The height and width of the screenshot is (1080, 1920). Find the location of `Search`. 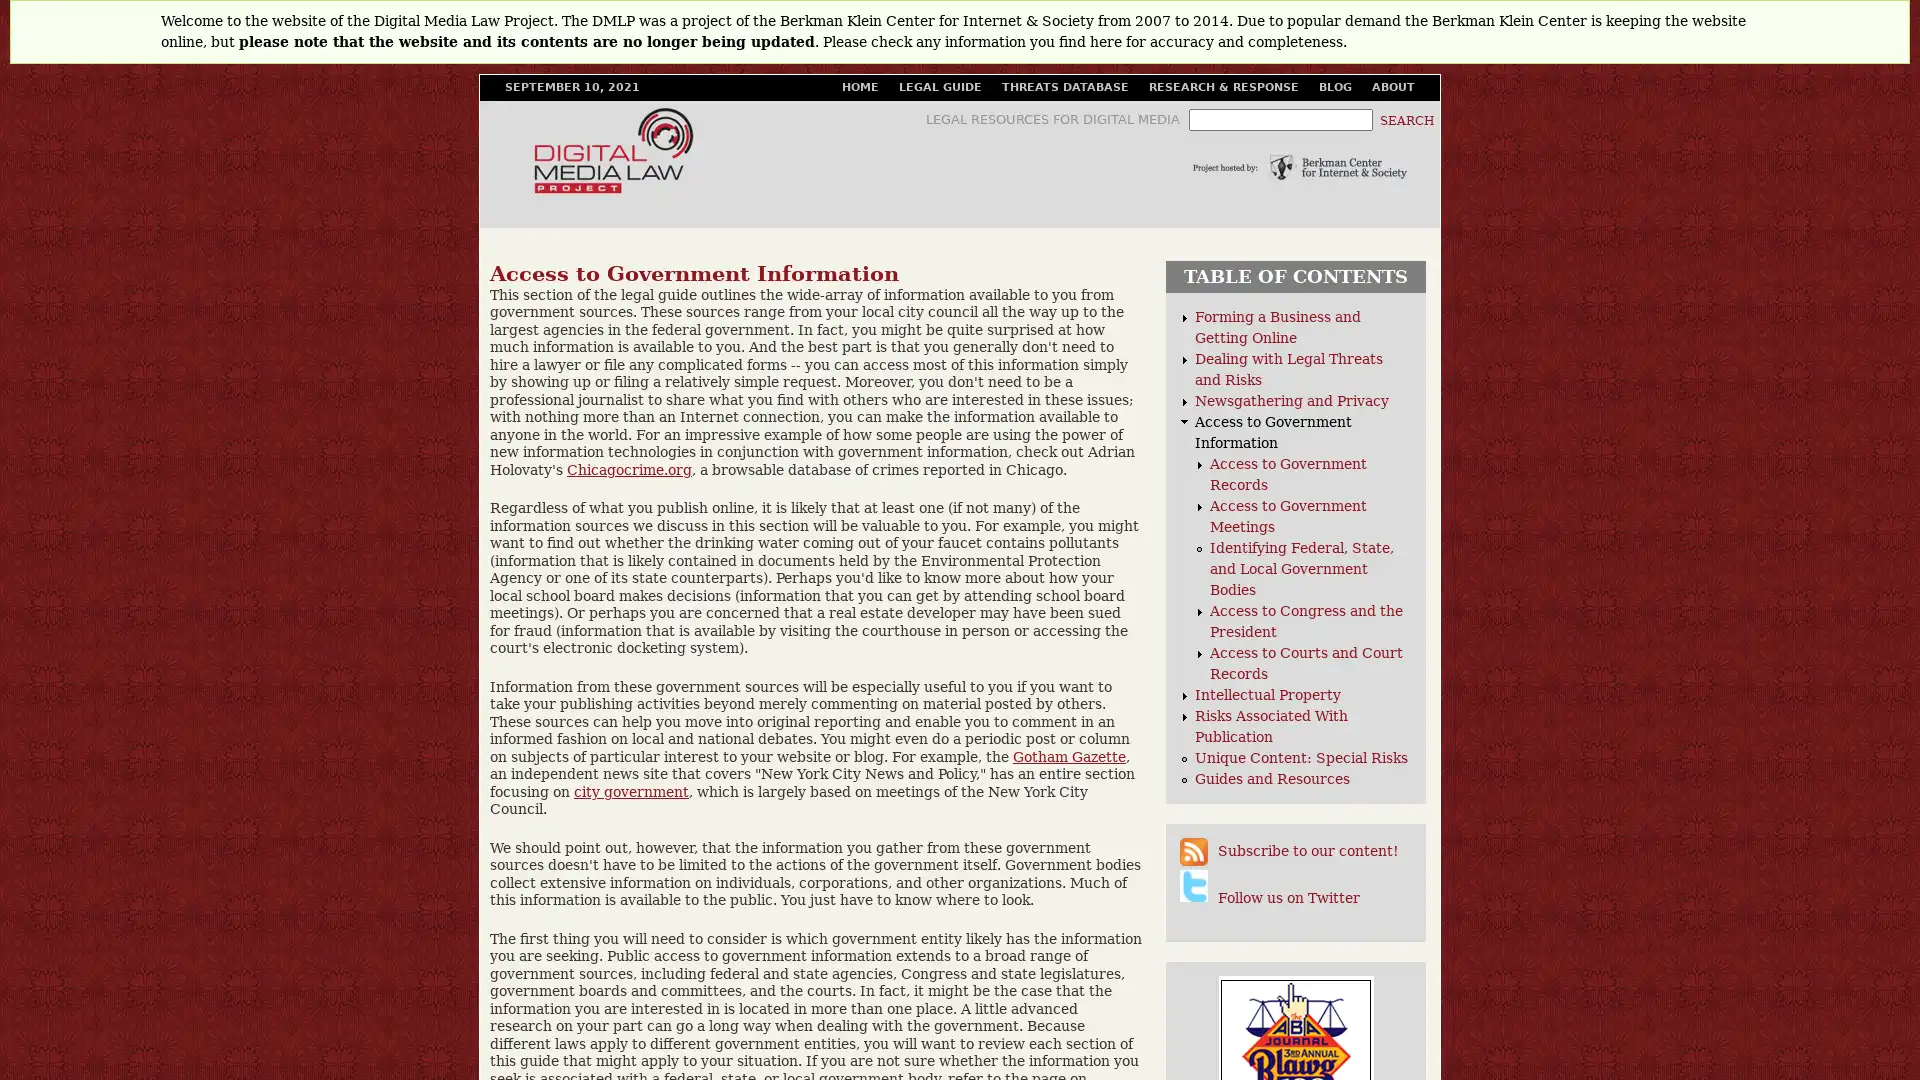

Search is located at coordinates (1407, 120).